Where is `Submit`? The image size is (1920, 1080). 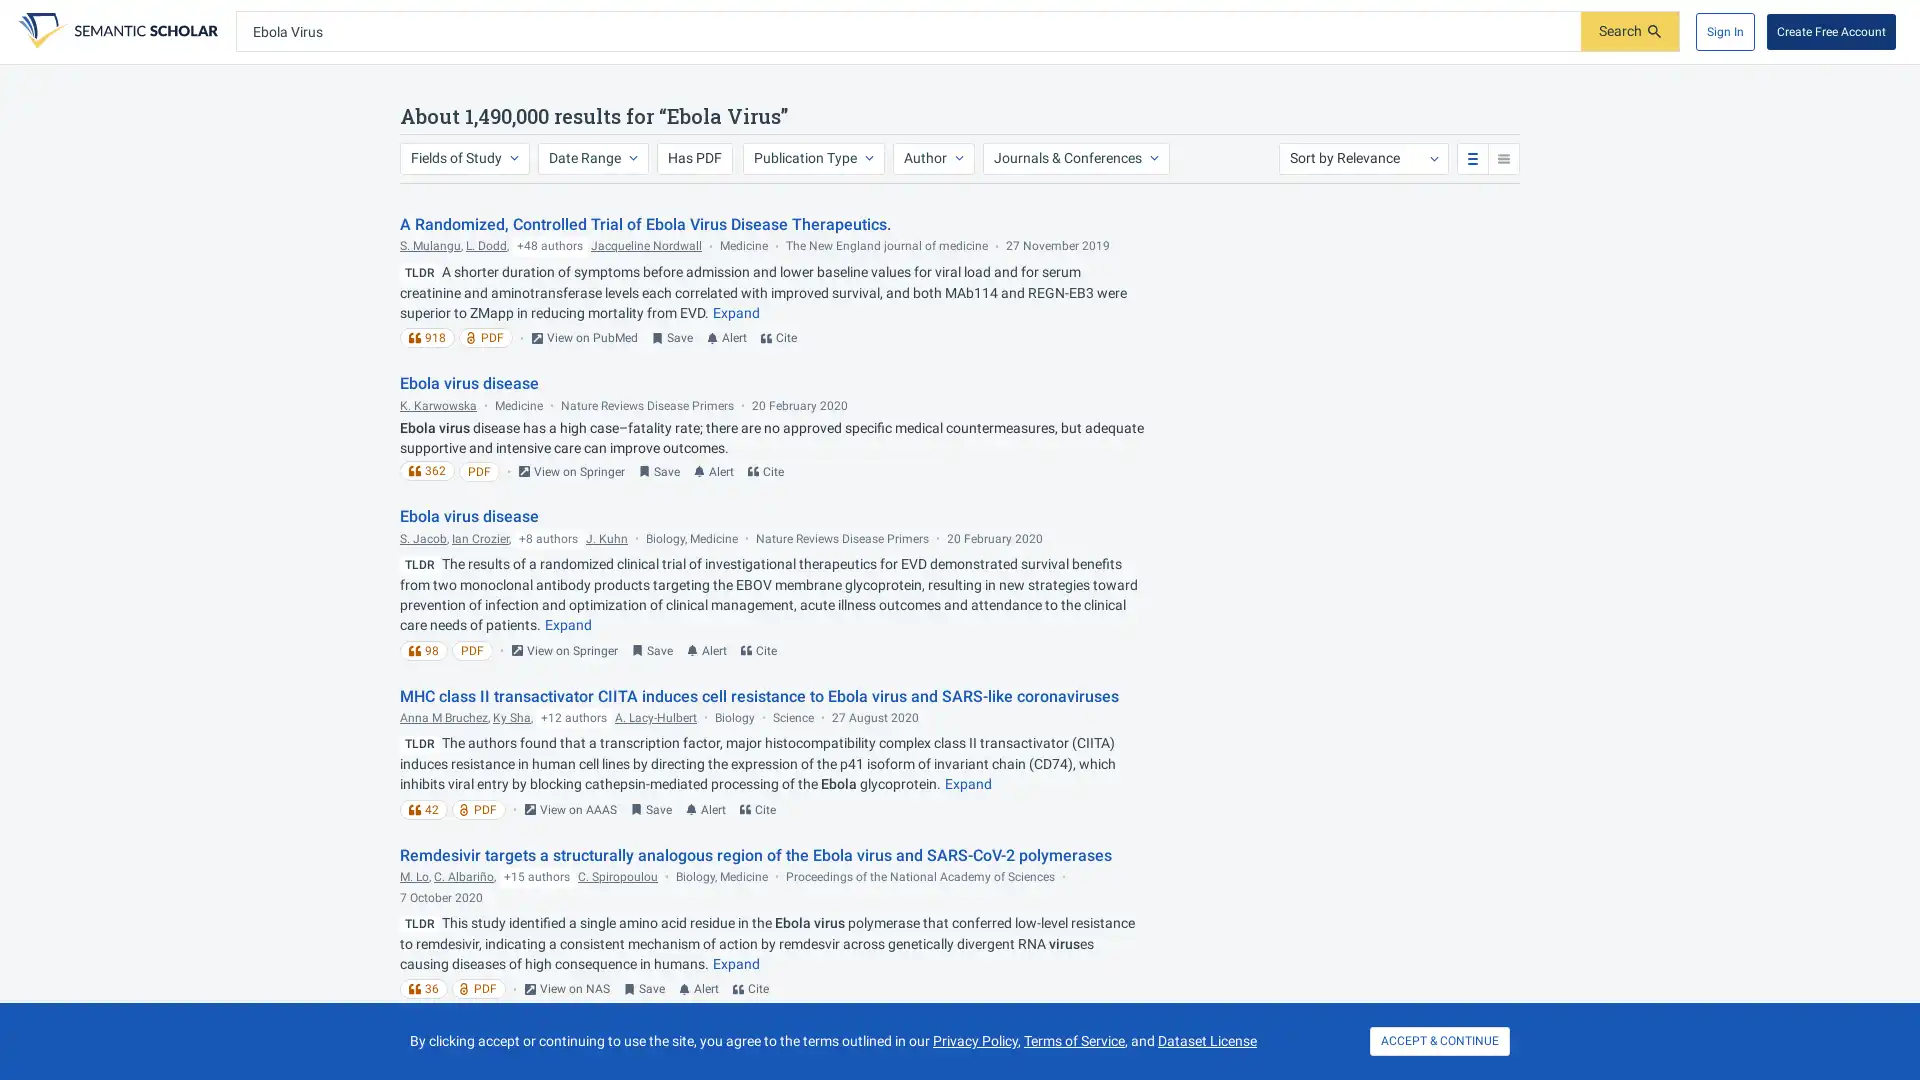 Submit is located at coordinates (1630, 31).